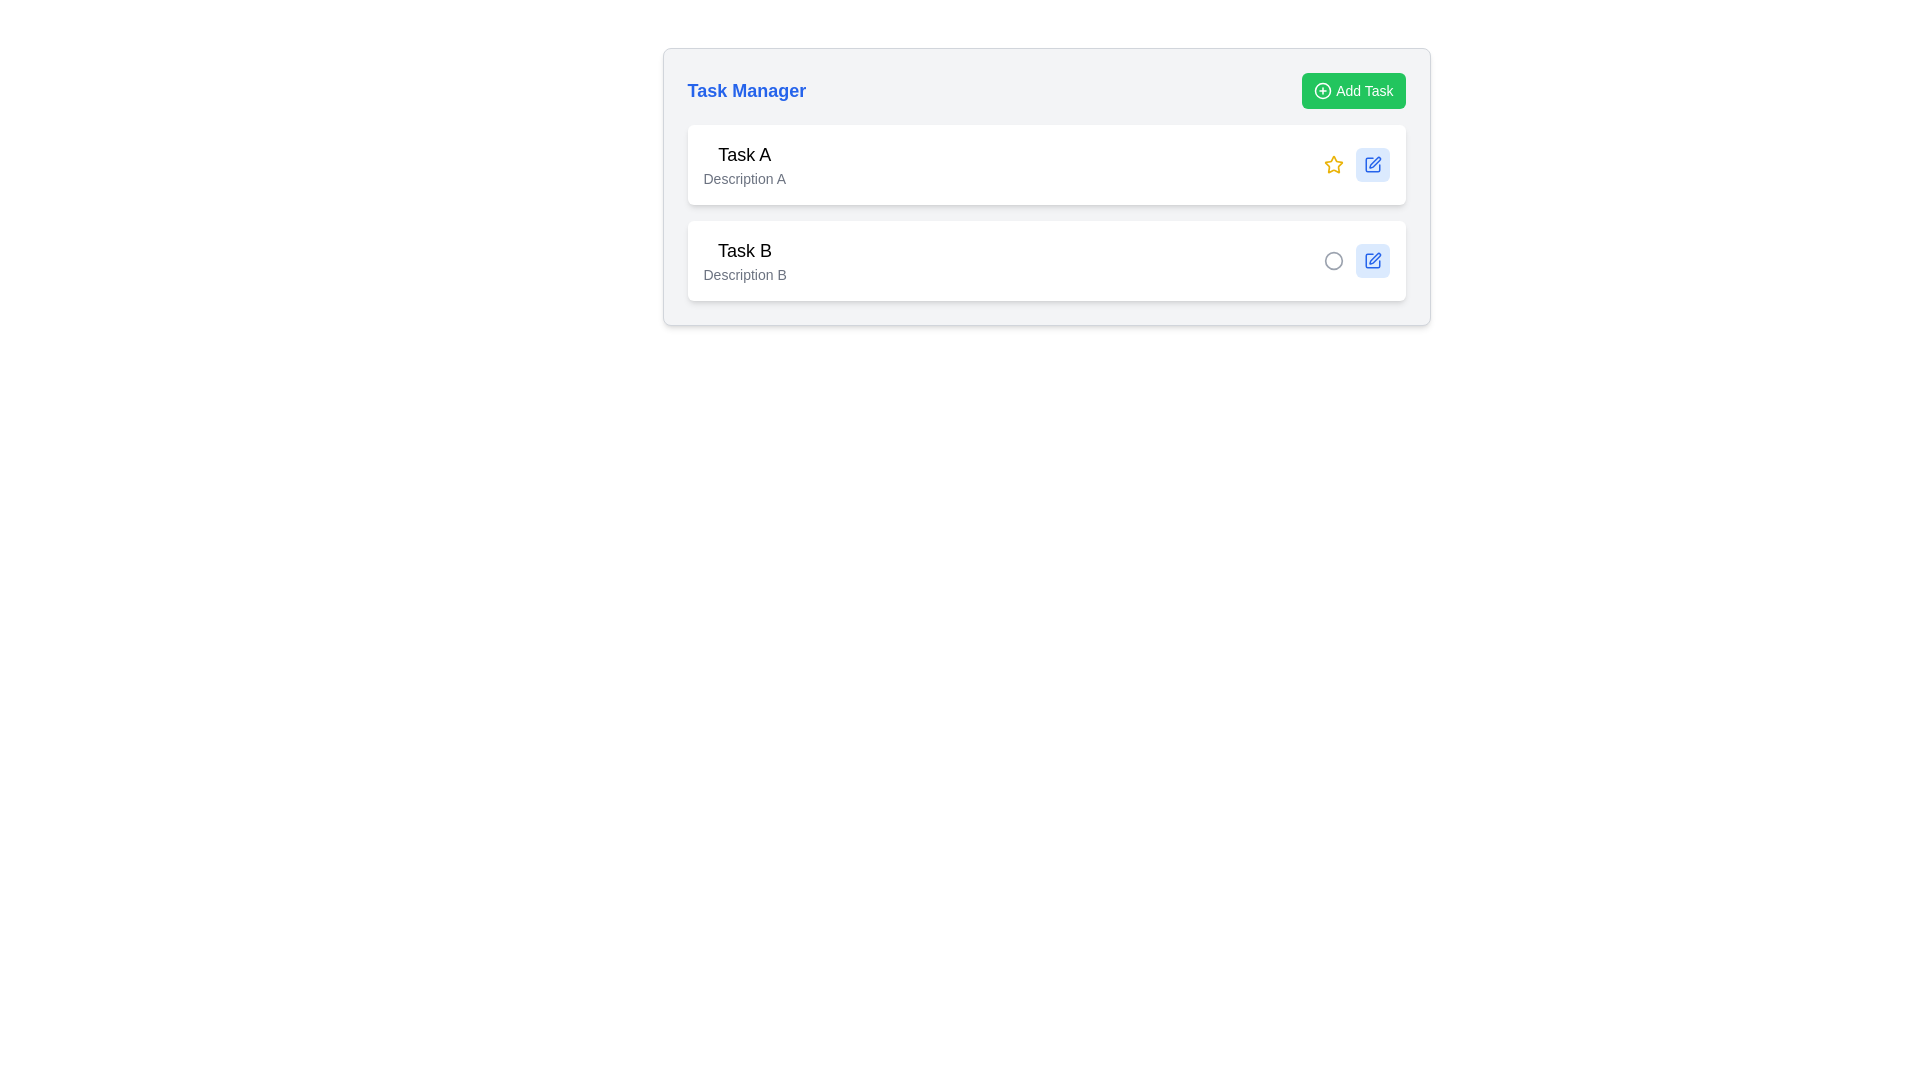 The width and height of the screenshot is (1920, 1080). What do you see at coordinates (1323, 91) in the screenshot?
I see `the 'Add Task' icon located on the left side of the button in the top-right corner of the interface` at bounding box center [1323, 91].